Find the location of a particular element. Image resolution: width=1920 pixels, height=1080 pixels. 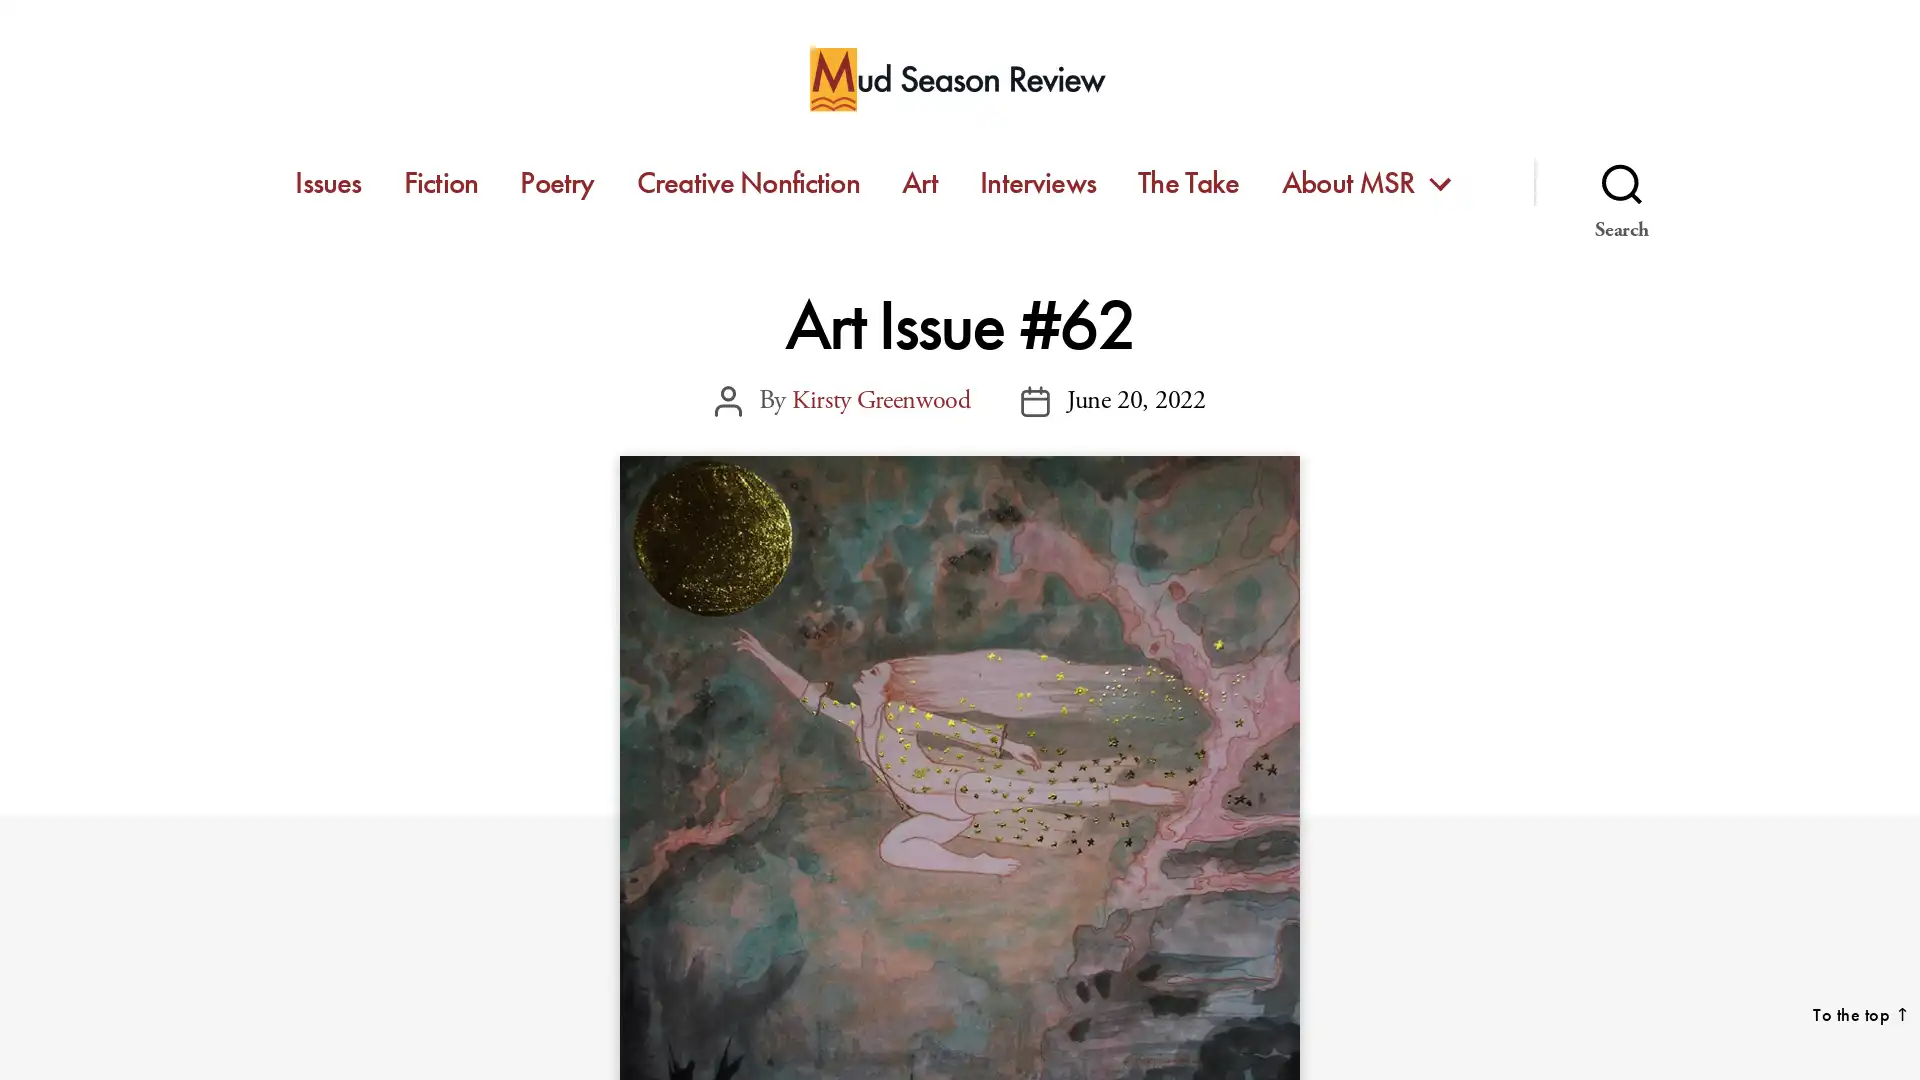

Search is located at coordinates (1621, 182).